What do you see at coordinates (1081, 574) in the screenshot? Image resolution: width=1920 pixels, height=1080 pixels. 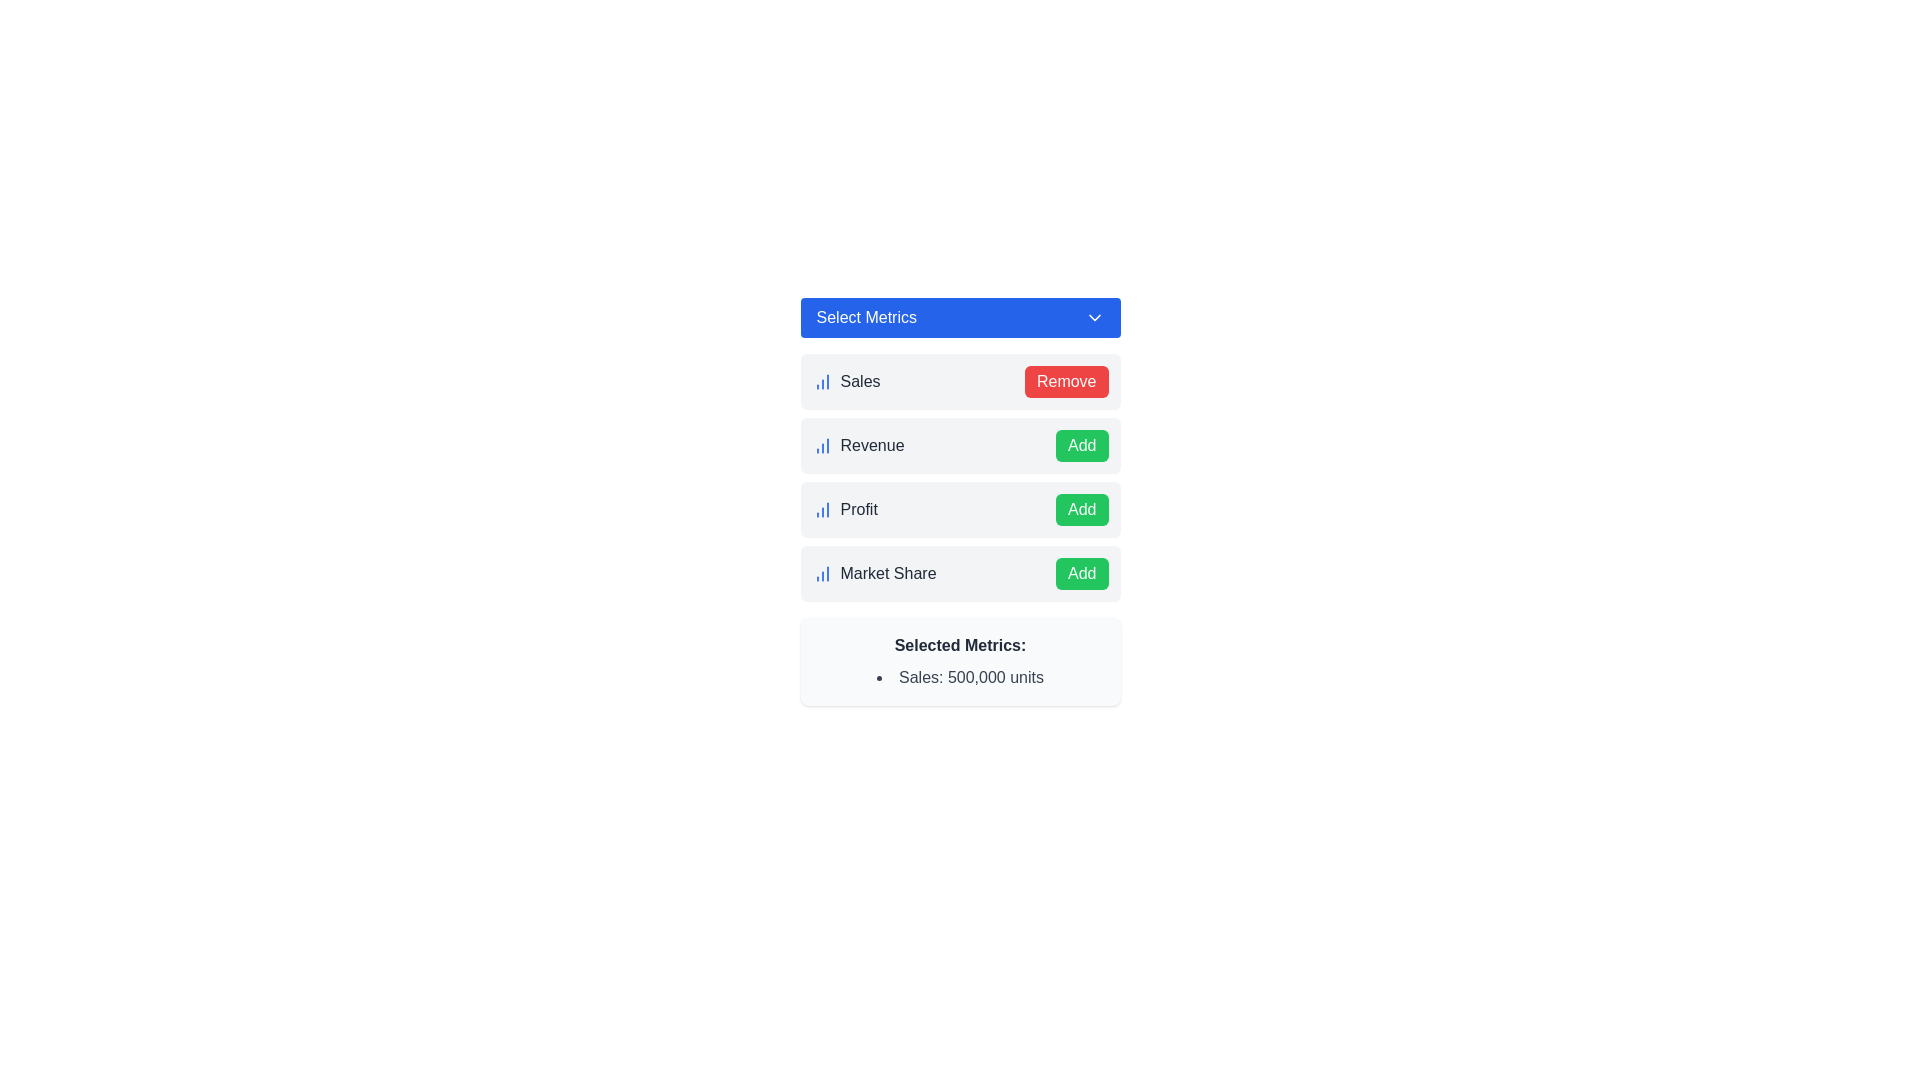 I see `the green 'Add' button with white text located at the bottom-right of the 'Market Share' section` at bounding box center [1081, 574].